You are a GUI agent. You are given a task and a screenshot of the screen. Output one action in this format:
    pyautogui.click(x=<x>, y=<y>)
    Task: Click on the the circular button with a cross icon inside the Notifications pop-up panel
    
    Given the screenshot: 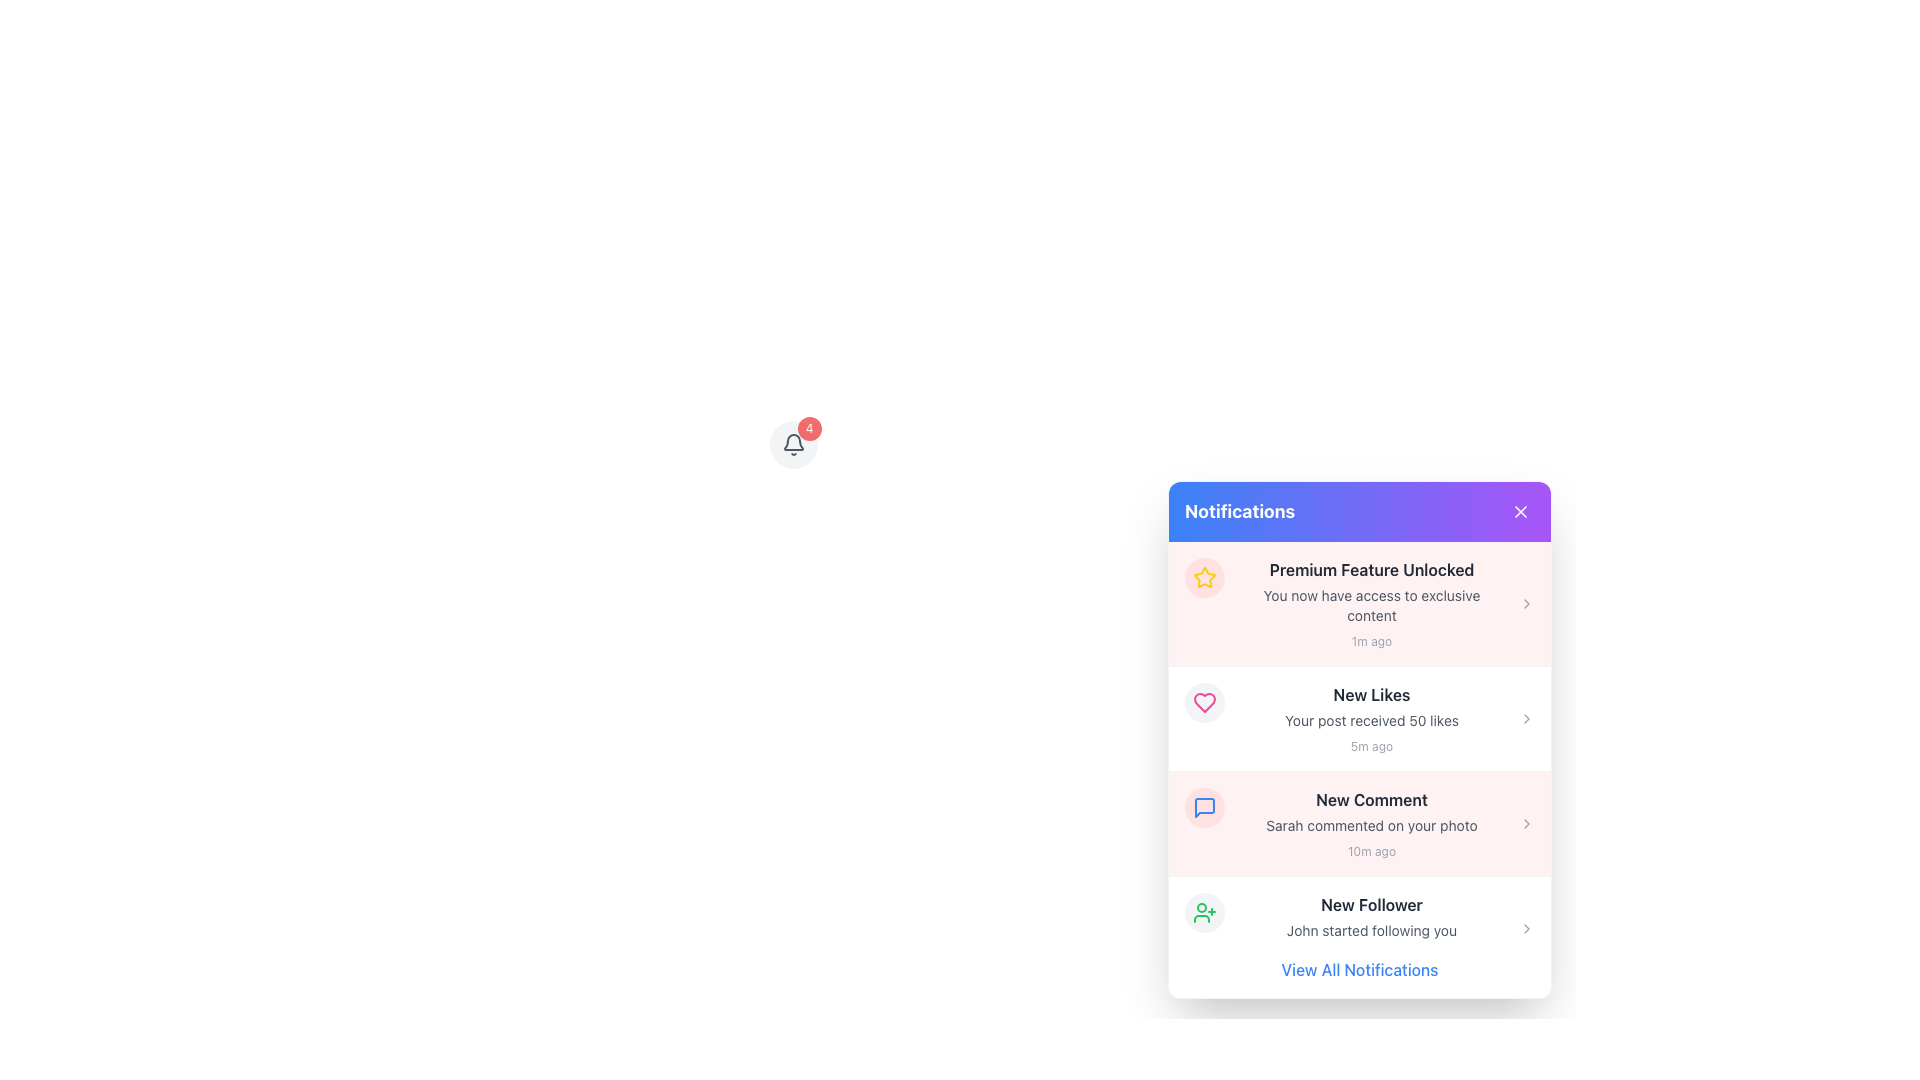 What is the action you would take?
    pyautogui.click(x=1520, y=511)
    